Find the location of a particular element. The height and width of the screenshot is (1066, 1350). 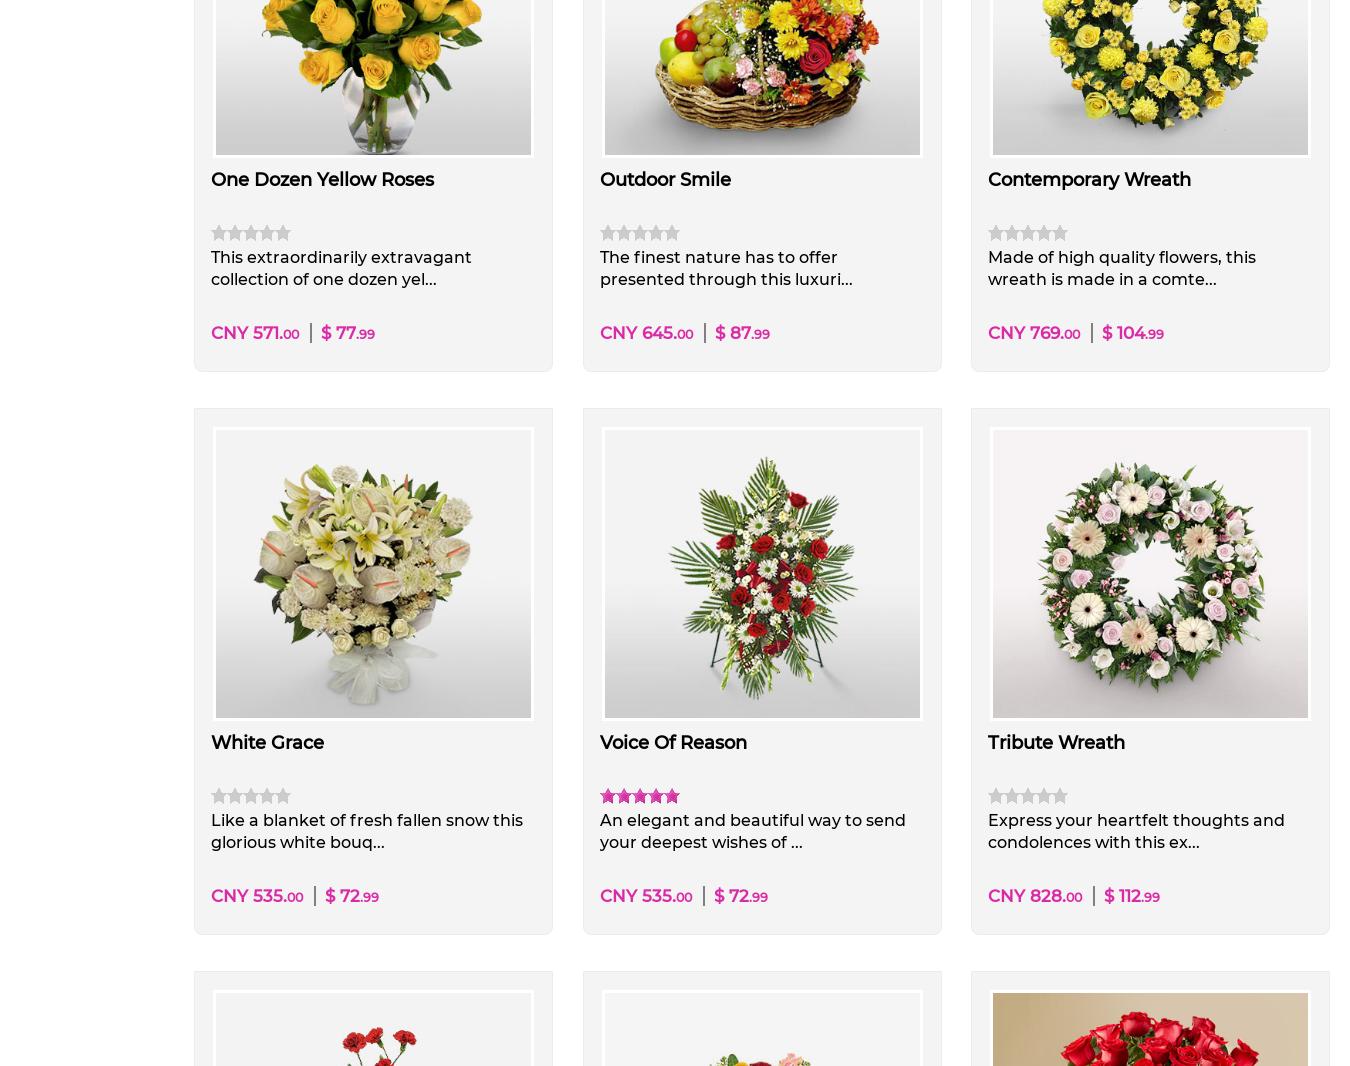

'$ 87' is located at coordinates (730, 333).